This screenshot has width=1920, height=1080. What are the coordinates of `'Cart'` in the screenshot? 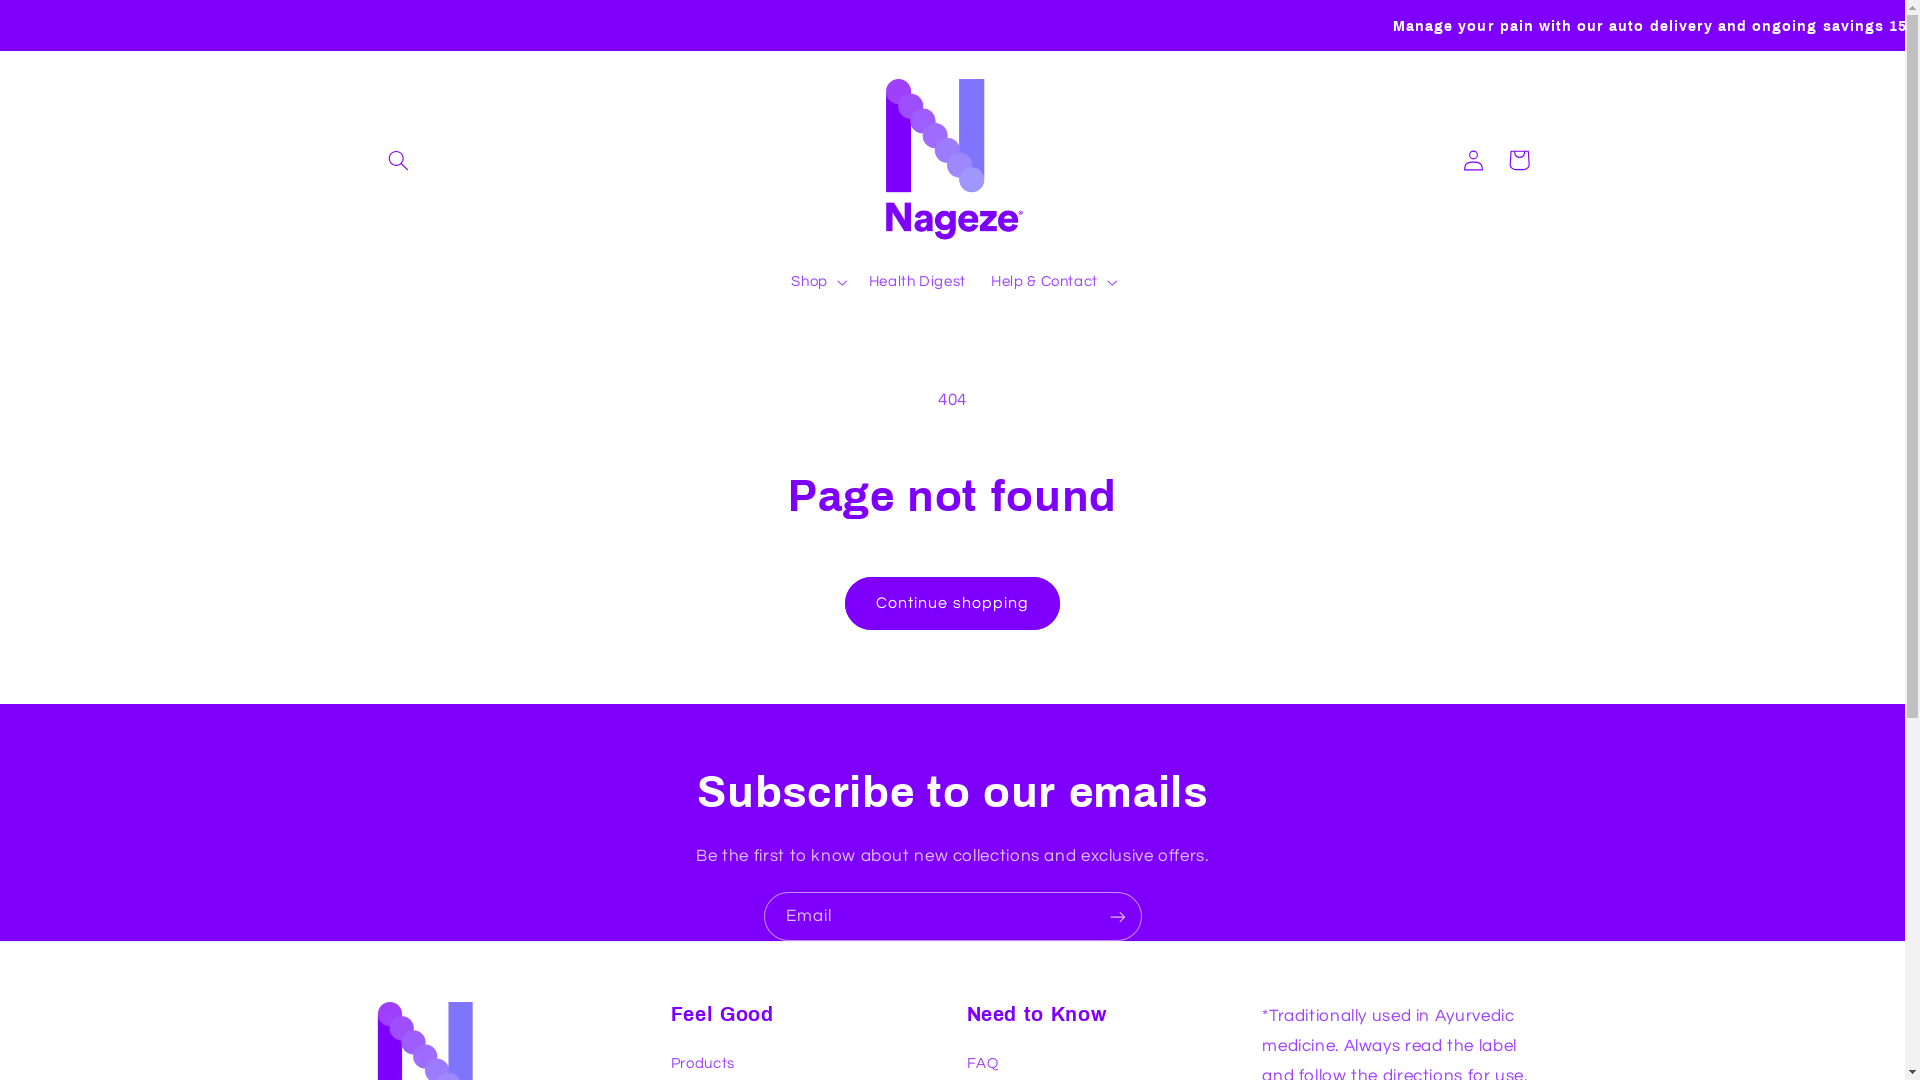 It's located at (1518, 158).